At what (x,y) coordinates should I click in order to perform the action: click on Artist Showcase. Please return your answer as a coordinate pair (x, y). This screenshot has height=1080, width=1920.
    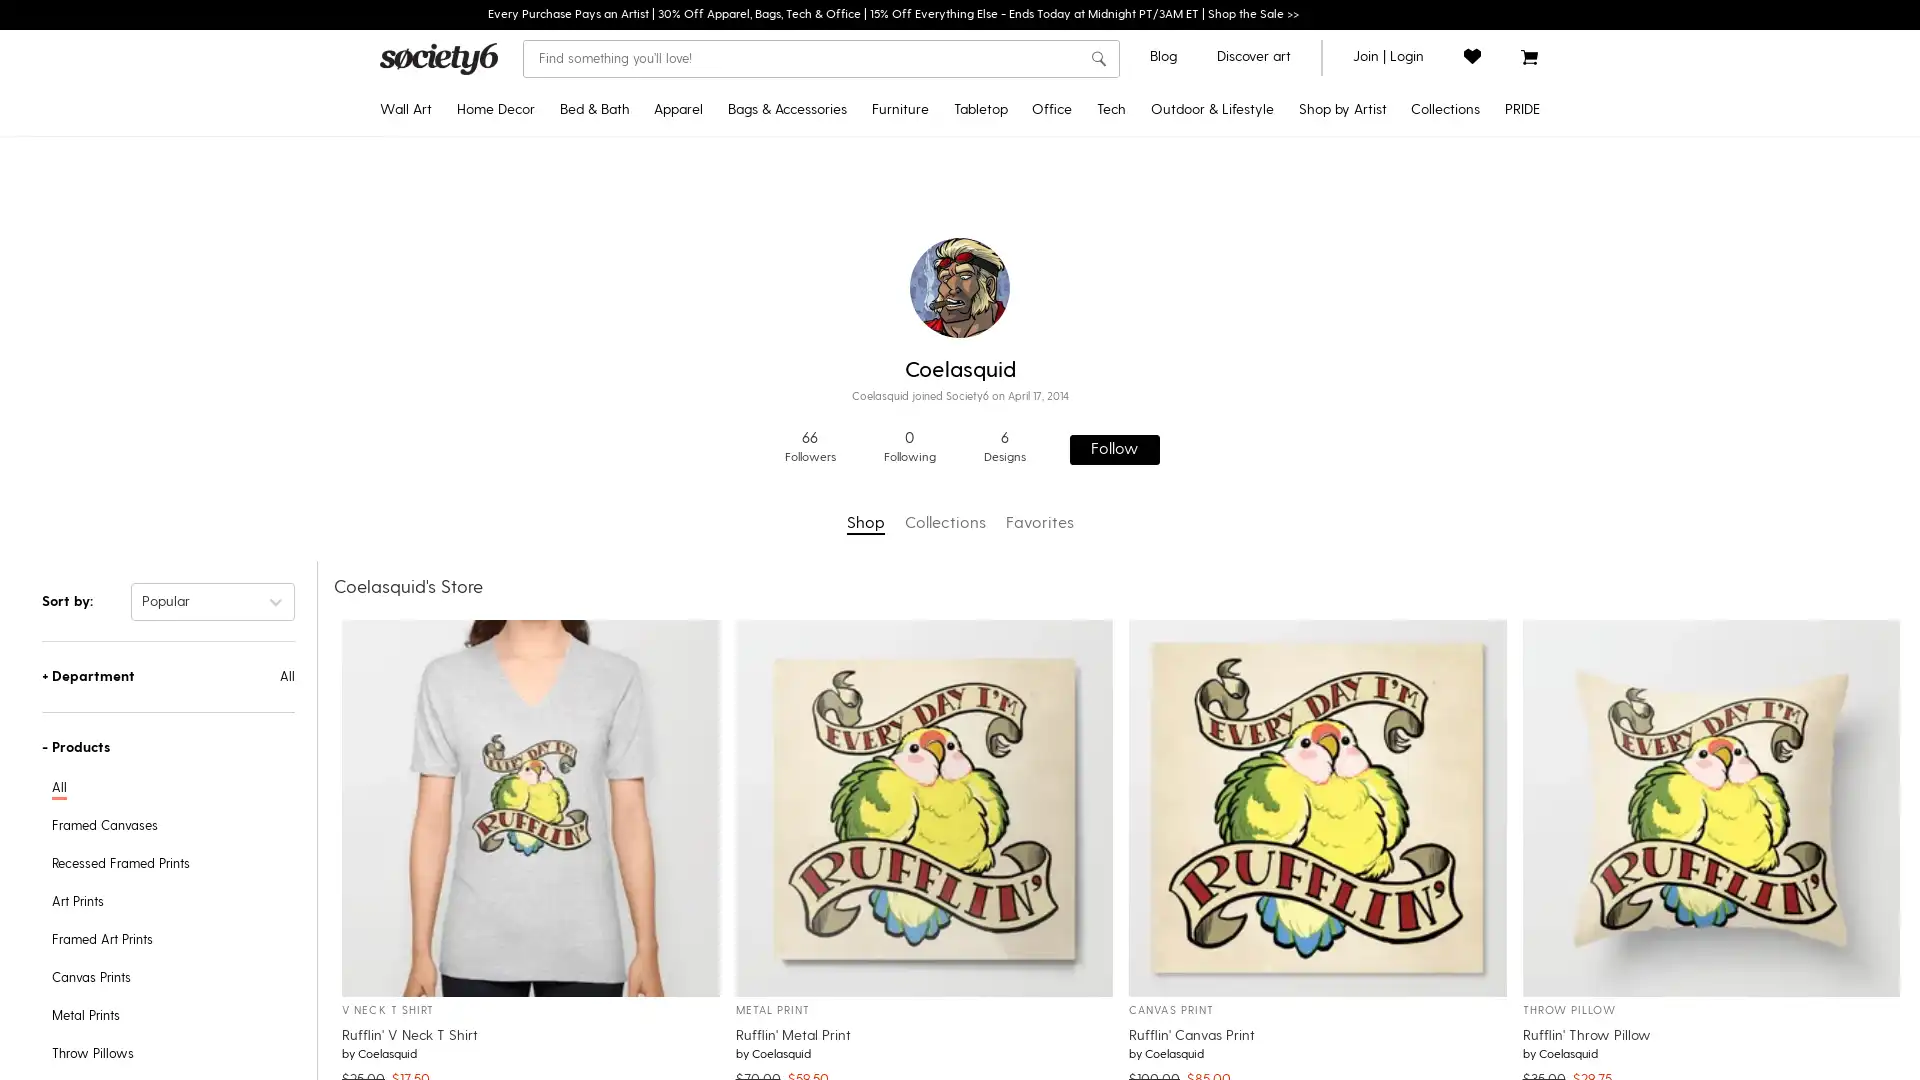
    Looking at the image, I should click on (1288, 385).